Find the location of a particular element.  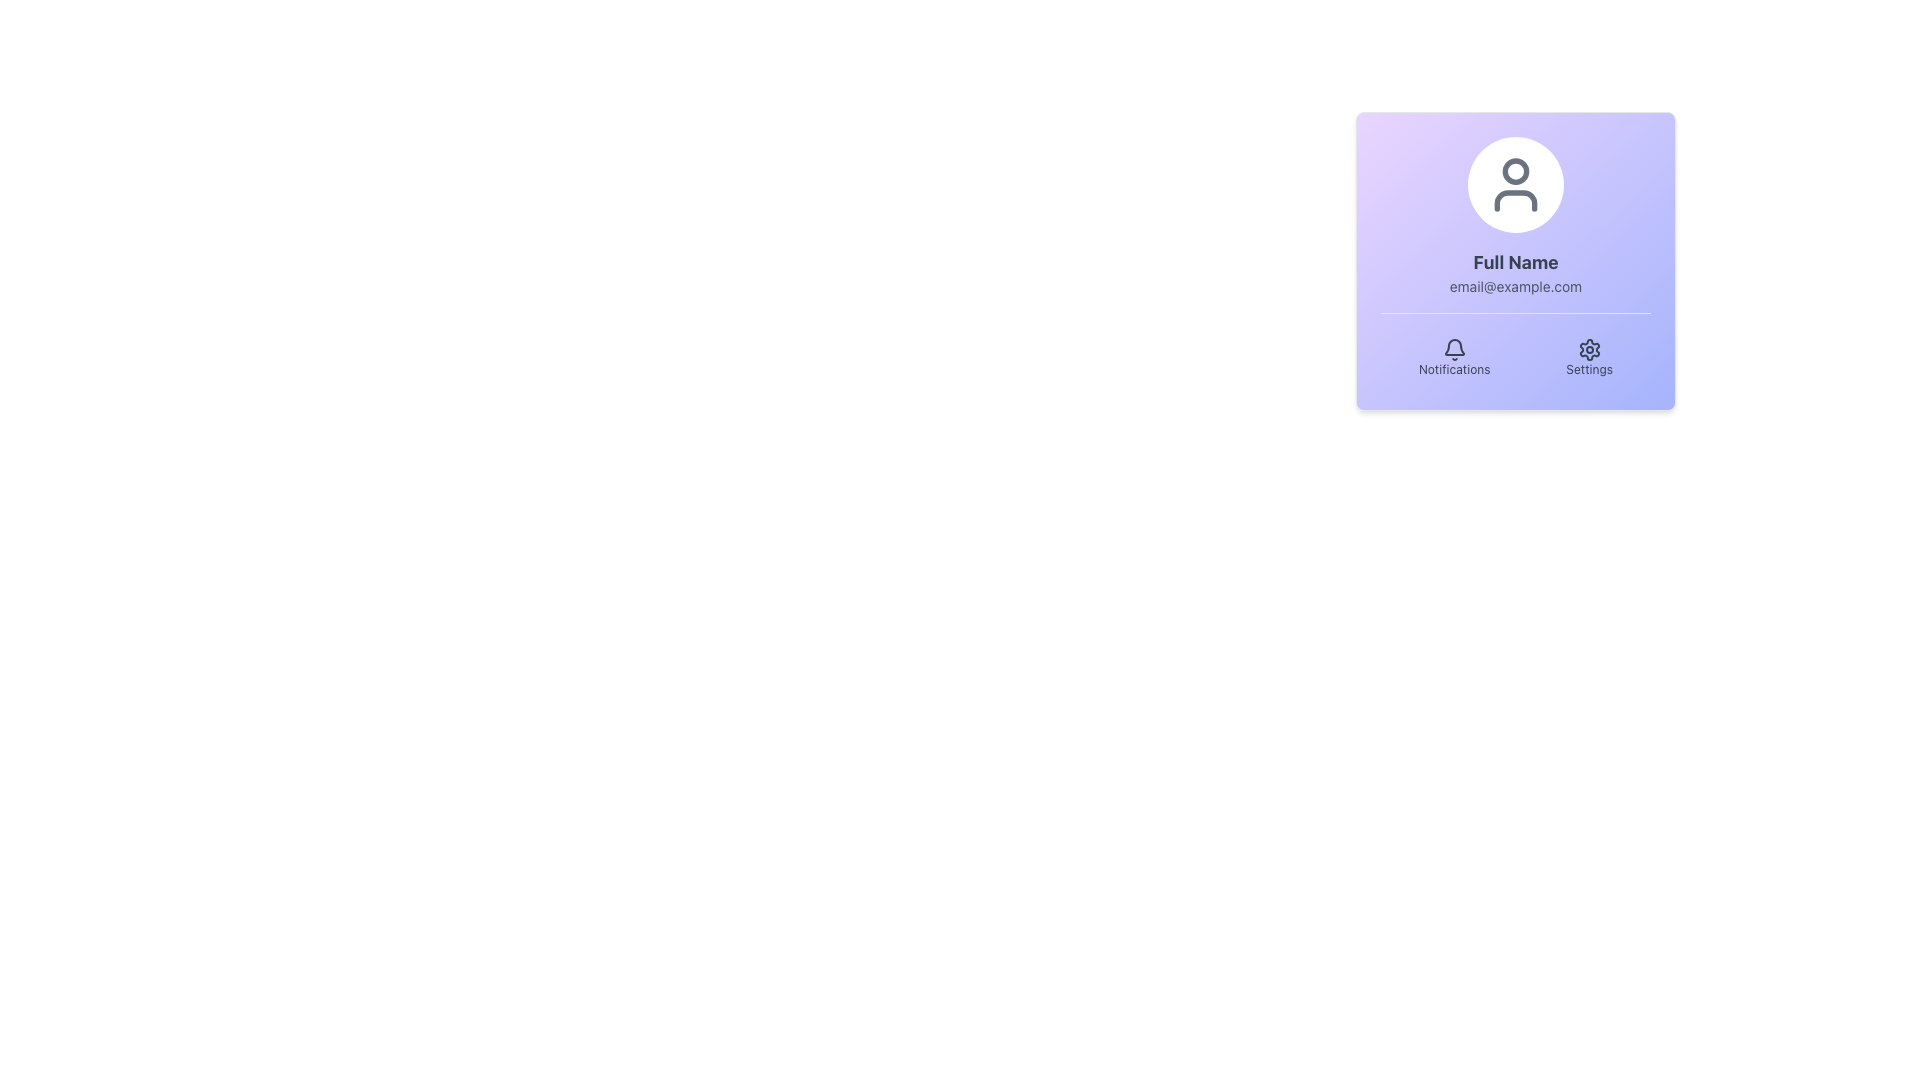

the settings button located in the bottom section of the card layout, which is the rightmost item next to the 'Notifications' button is located at coordinates (1588, 357).